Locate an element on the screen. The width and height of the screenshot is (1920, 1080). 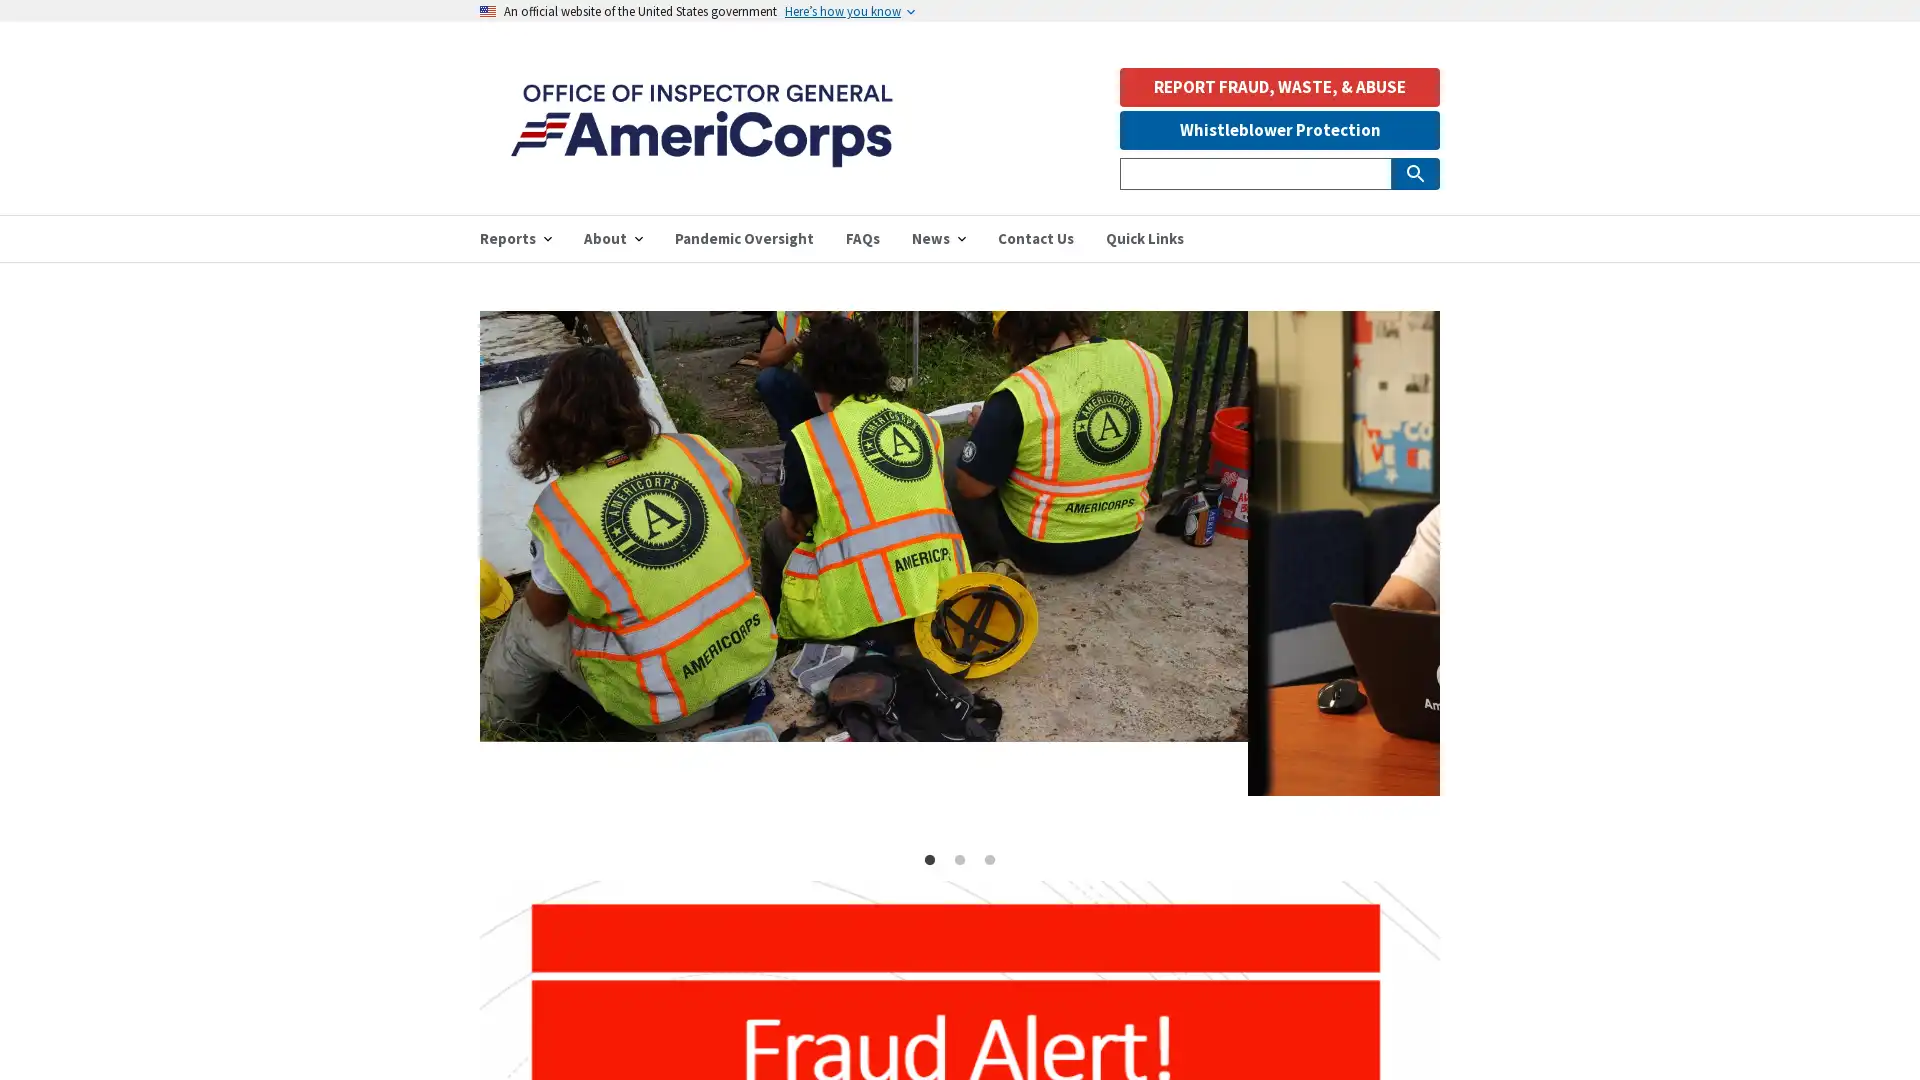
About is located at coordinates (612, 237).